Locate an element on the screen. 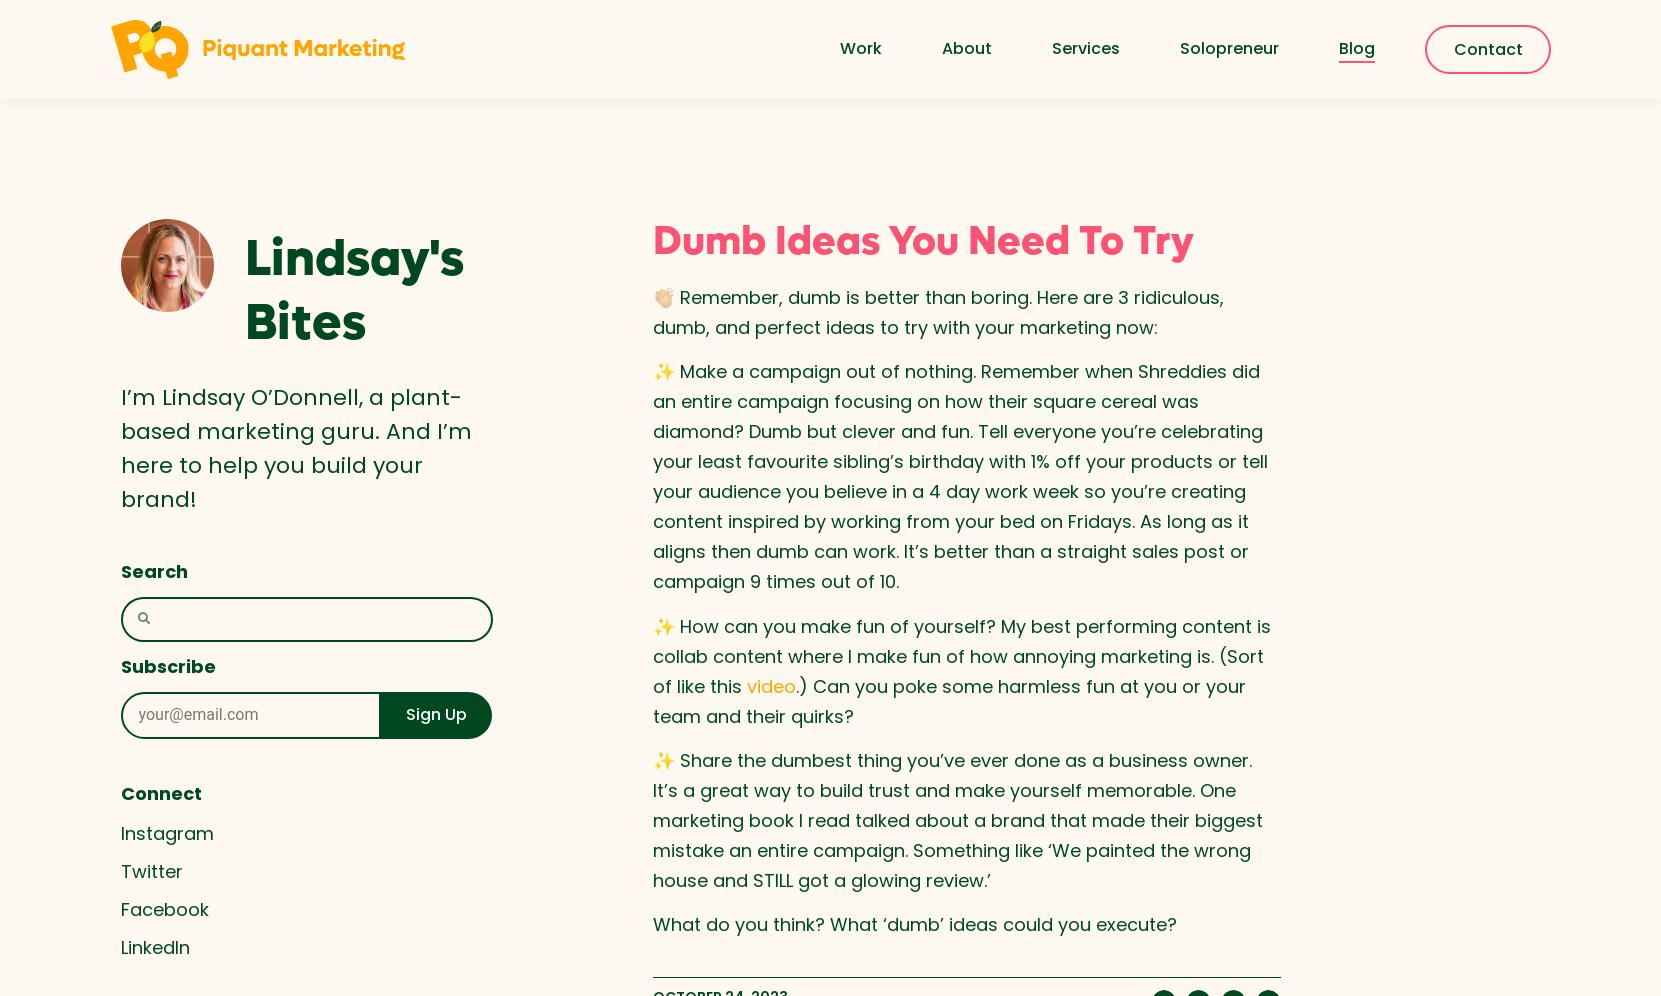 Image resolution: width=1661 pixels, height=996 pixels. '👏🏻 Remember, dumb is better than boring. Here are 3 ridiculous, dumb, and perfect ideas to try with your marketing now:' is located at coordinates (936, 310).